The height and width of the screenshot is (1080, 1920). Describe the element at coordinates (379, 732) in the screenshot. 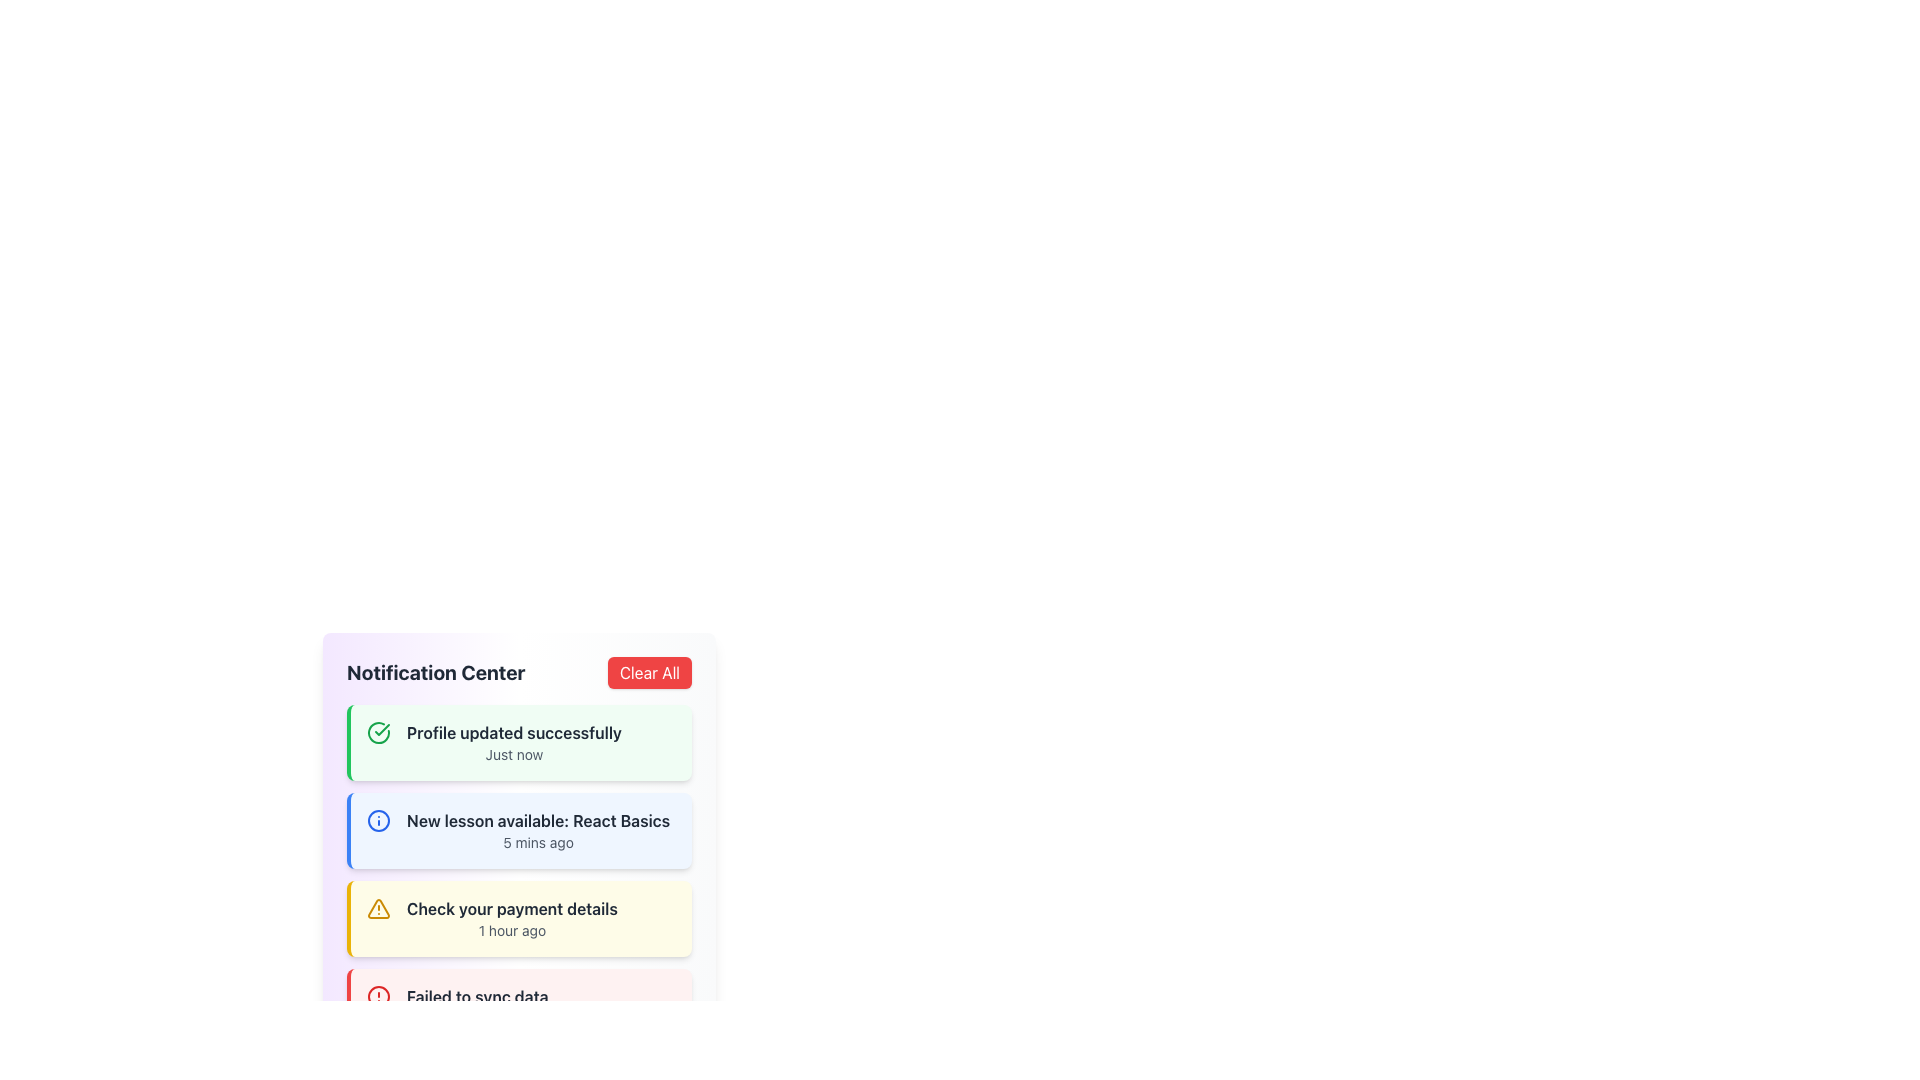

I see `the circular icon with a checkmark inside it, which is located adjacent to the notification message 'Profile updated successfully.' in the green-highlighted notification box` at that location.